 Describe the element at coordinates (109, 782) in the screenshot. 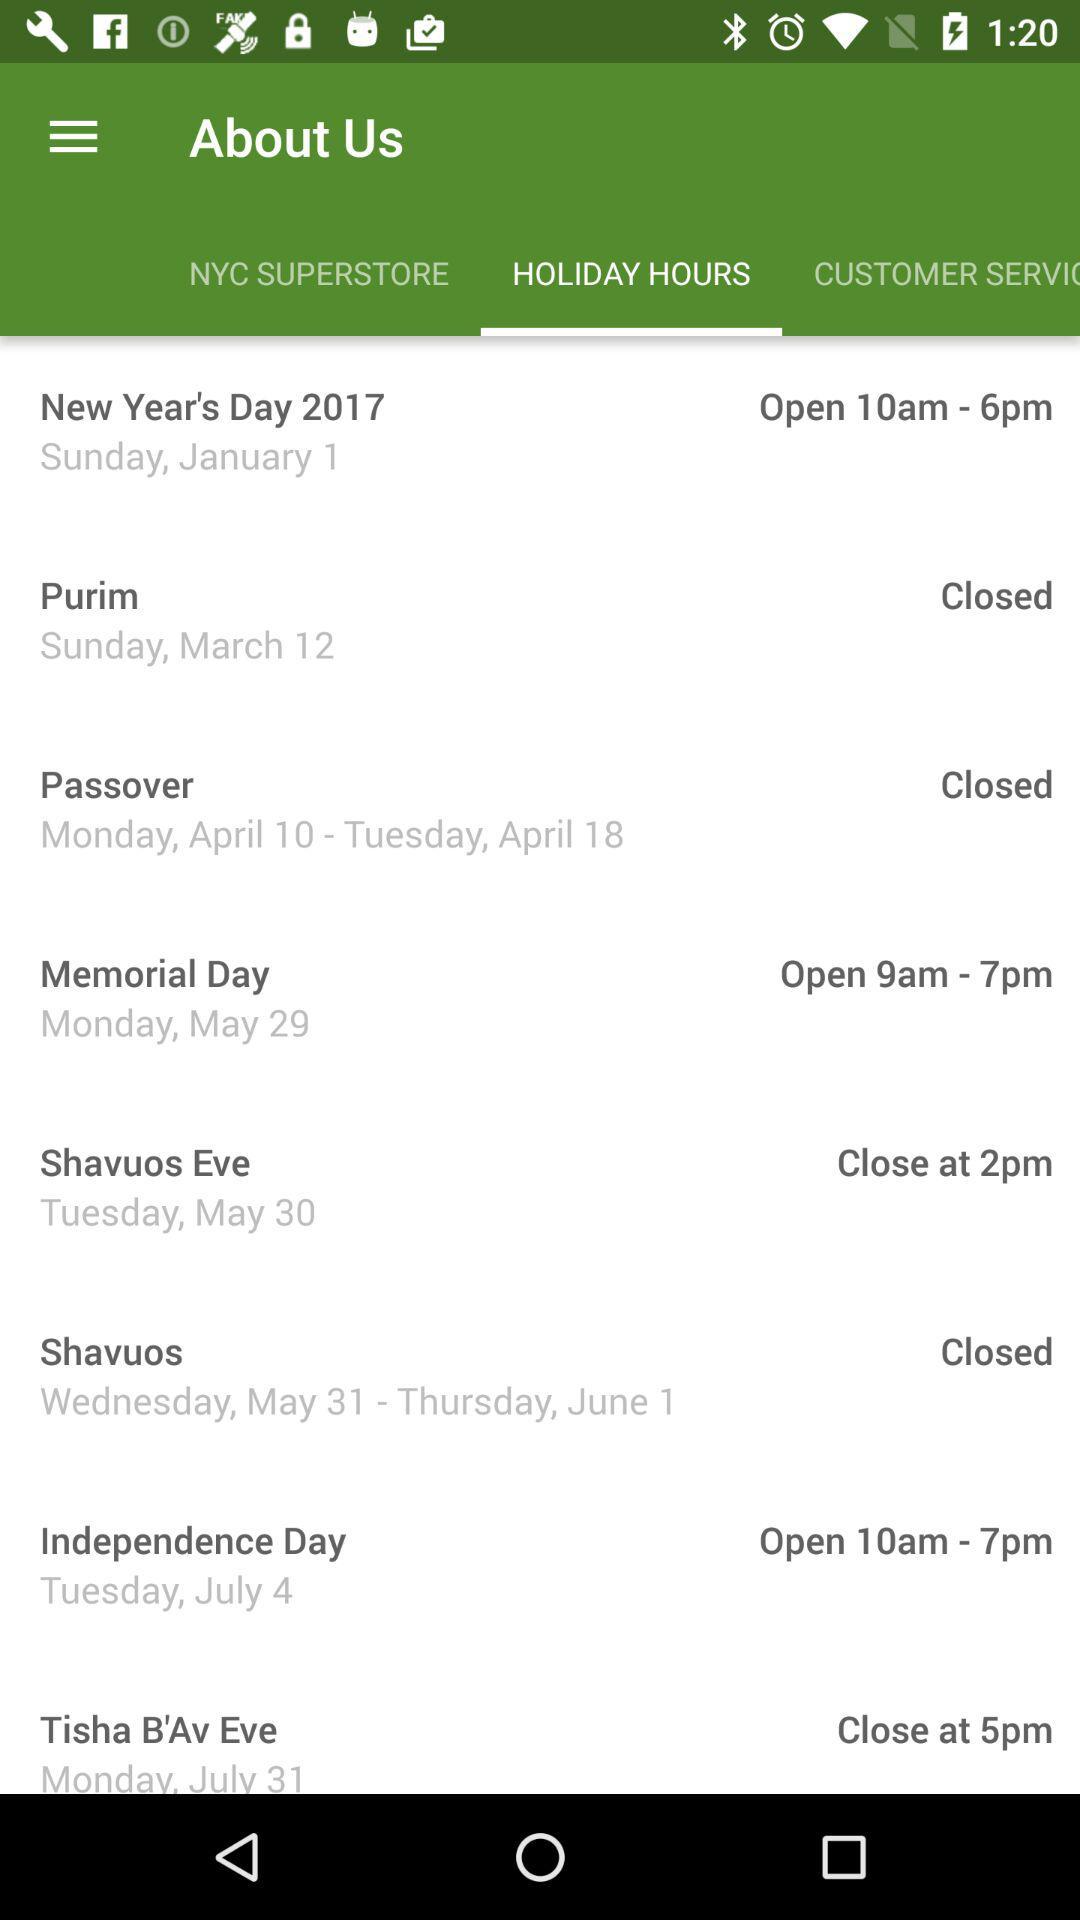

I see `the item above monday april 10 icon` at that location.